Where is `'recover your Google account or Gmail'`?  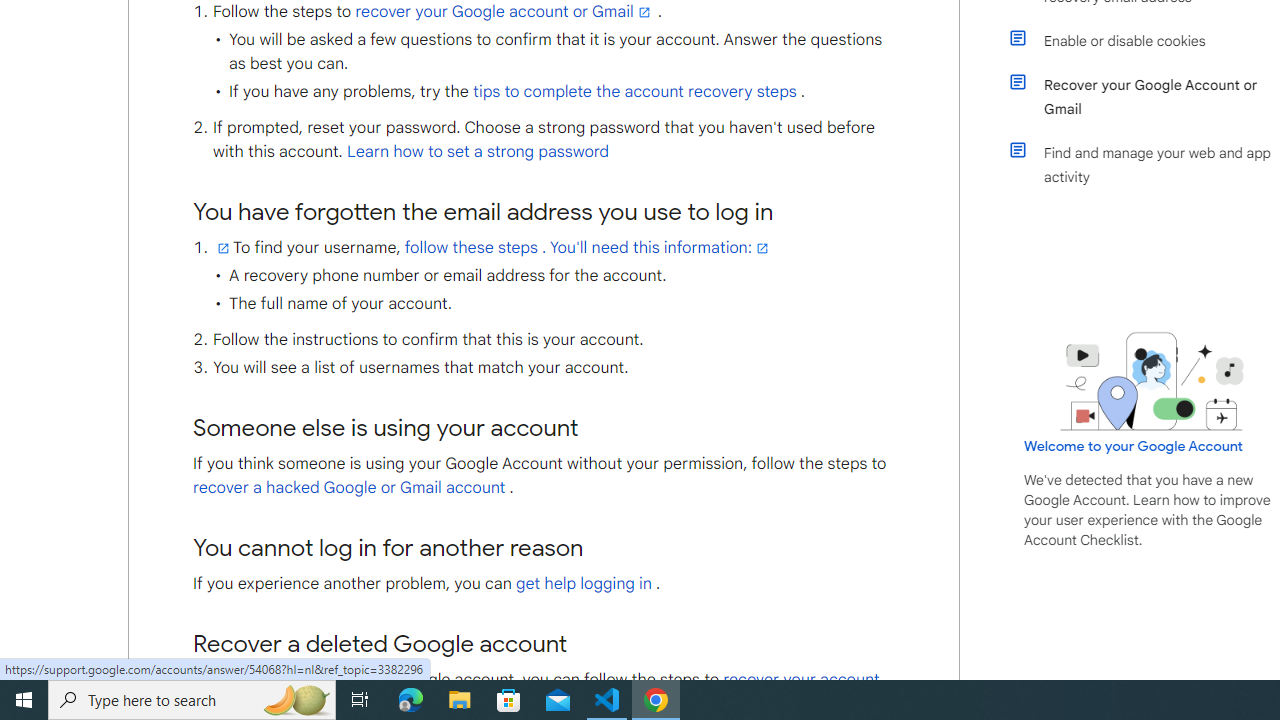 'recover your Google account or Gmail' is located at coordinates (504, 12).